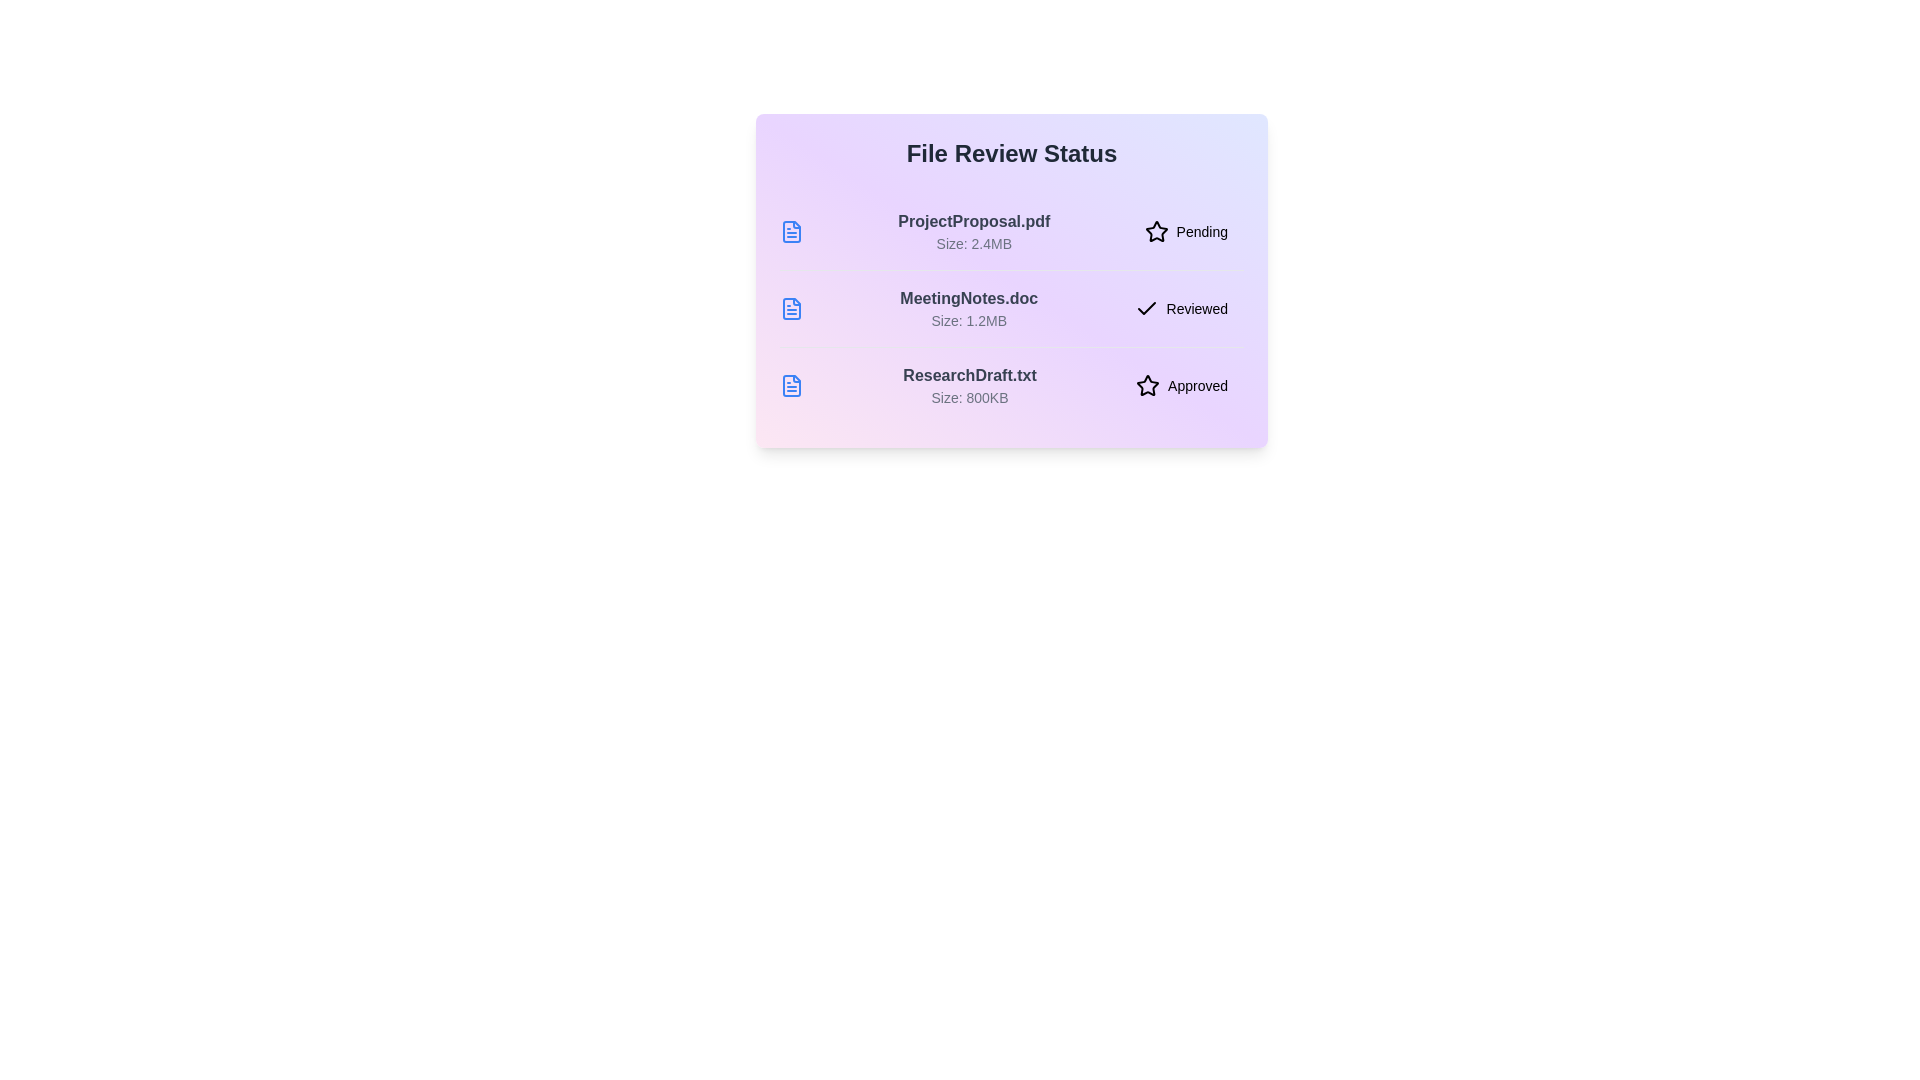 The width and height of the screenshot is (1920, 1080). Describe the element at coordinates (1181, 385) in the screenshot. I see `the status indicator of the file ResearchDraft.txt to view its status` at that location.